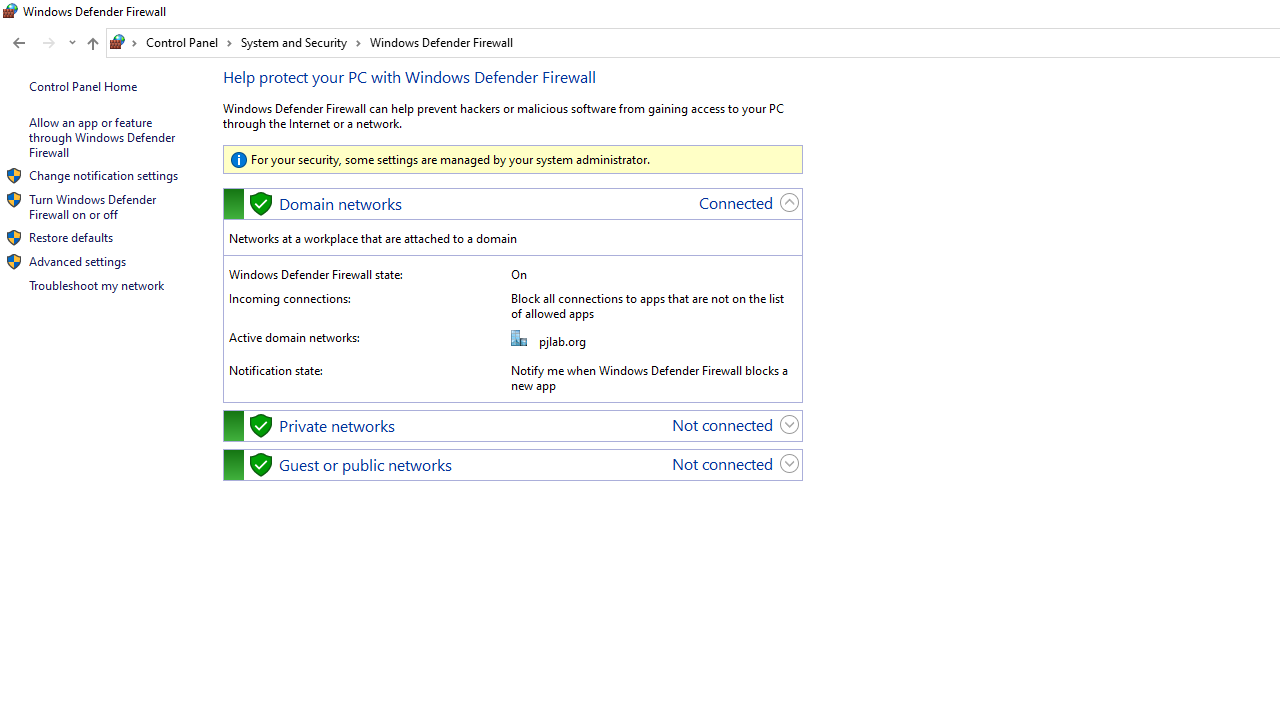  Describe the element at coordinates (300, 42) in the screenshot. I see `'System and Security'` at that location.